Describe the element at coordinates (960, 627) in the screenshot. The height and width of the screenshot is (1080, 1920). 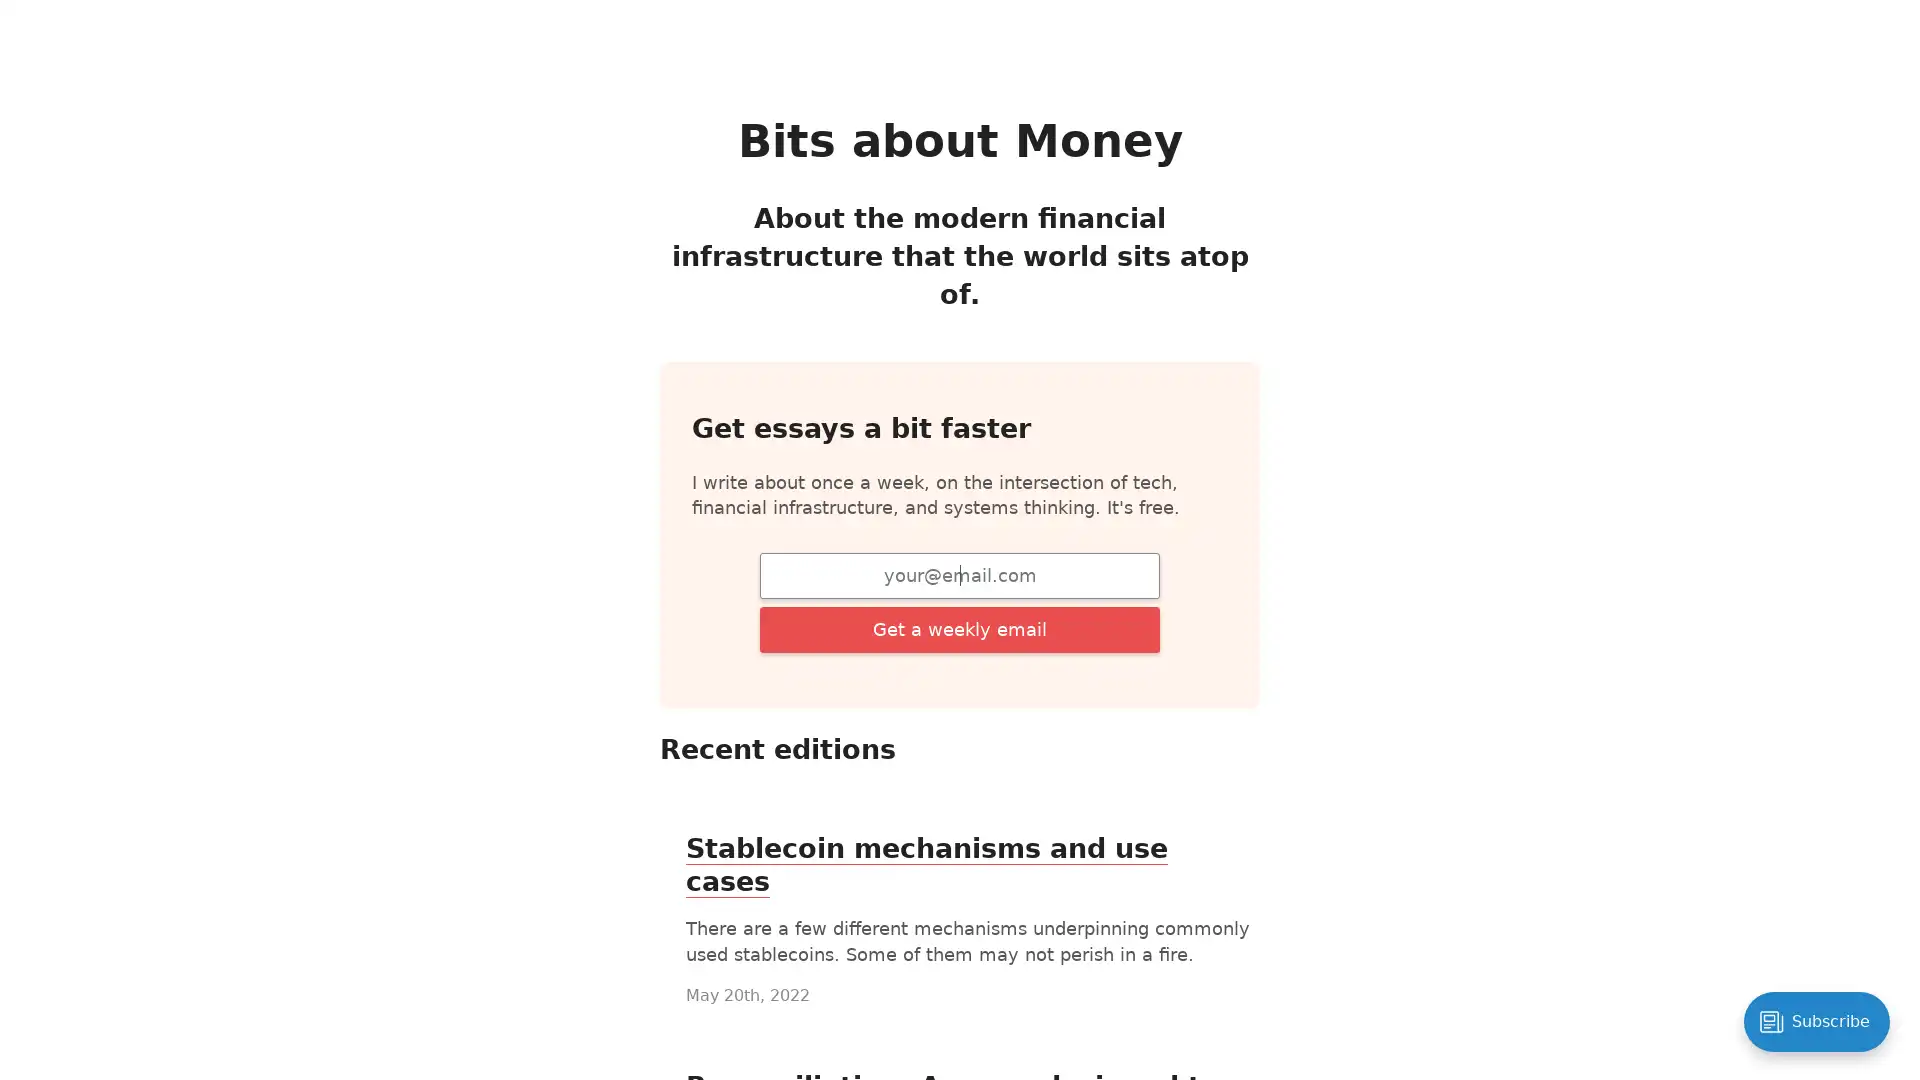
I see `Get a weekly email` at that location.